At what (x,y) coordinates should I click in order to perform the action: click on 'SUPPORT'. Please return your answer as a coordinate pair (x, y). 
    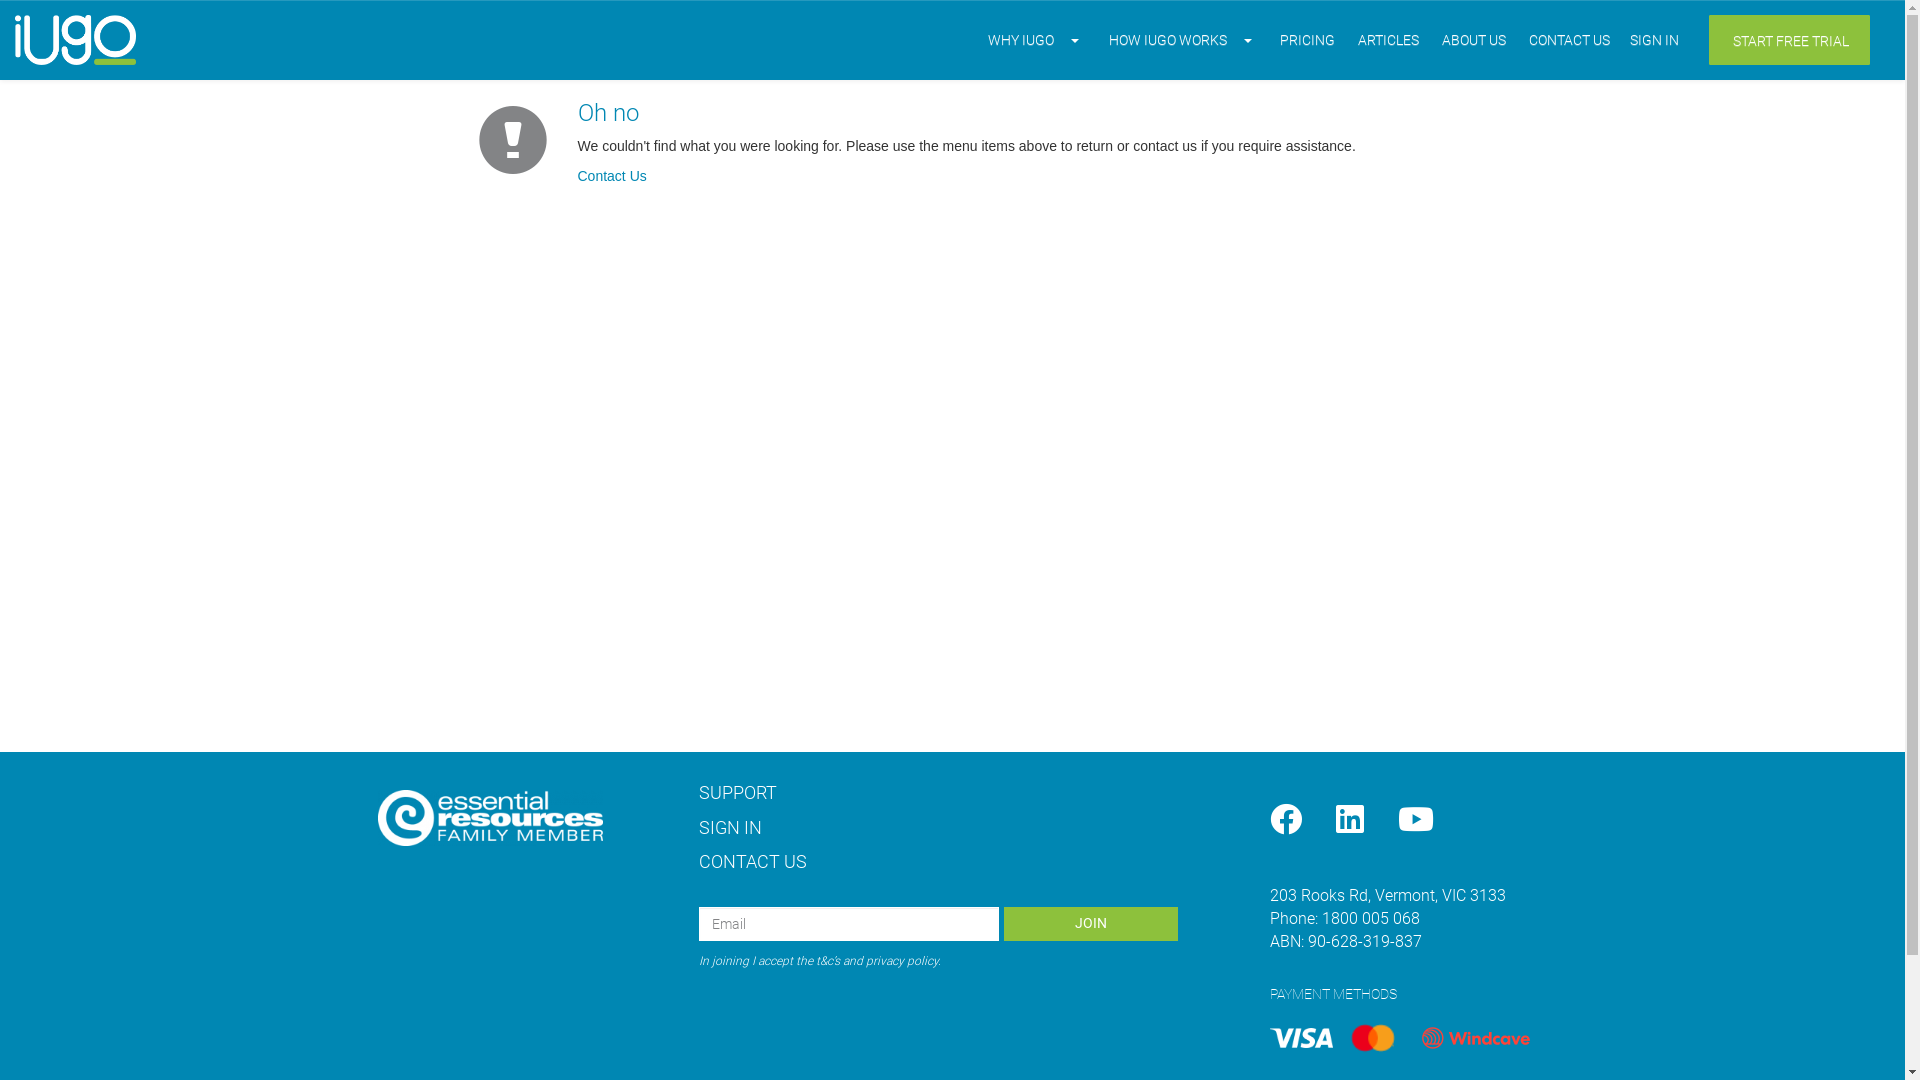
    Looking at the image, I should click on (737, 791).